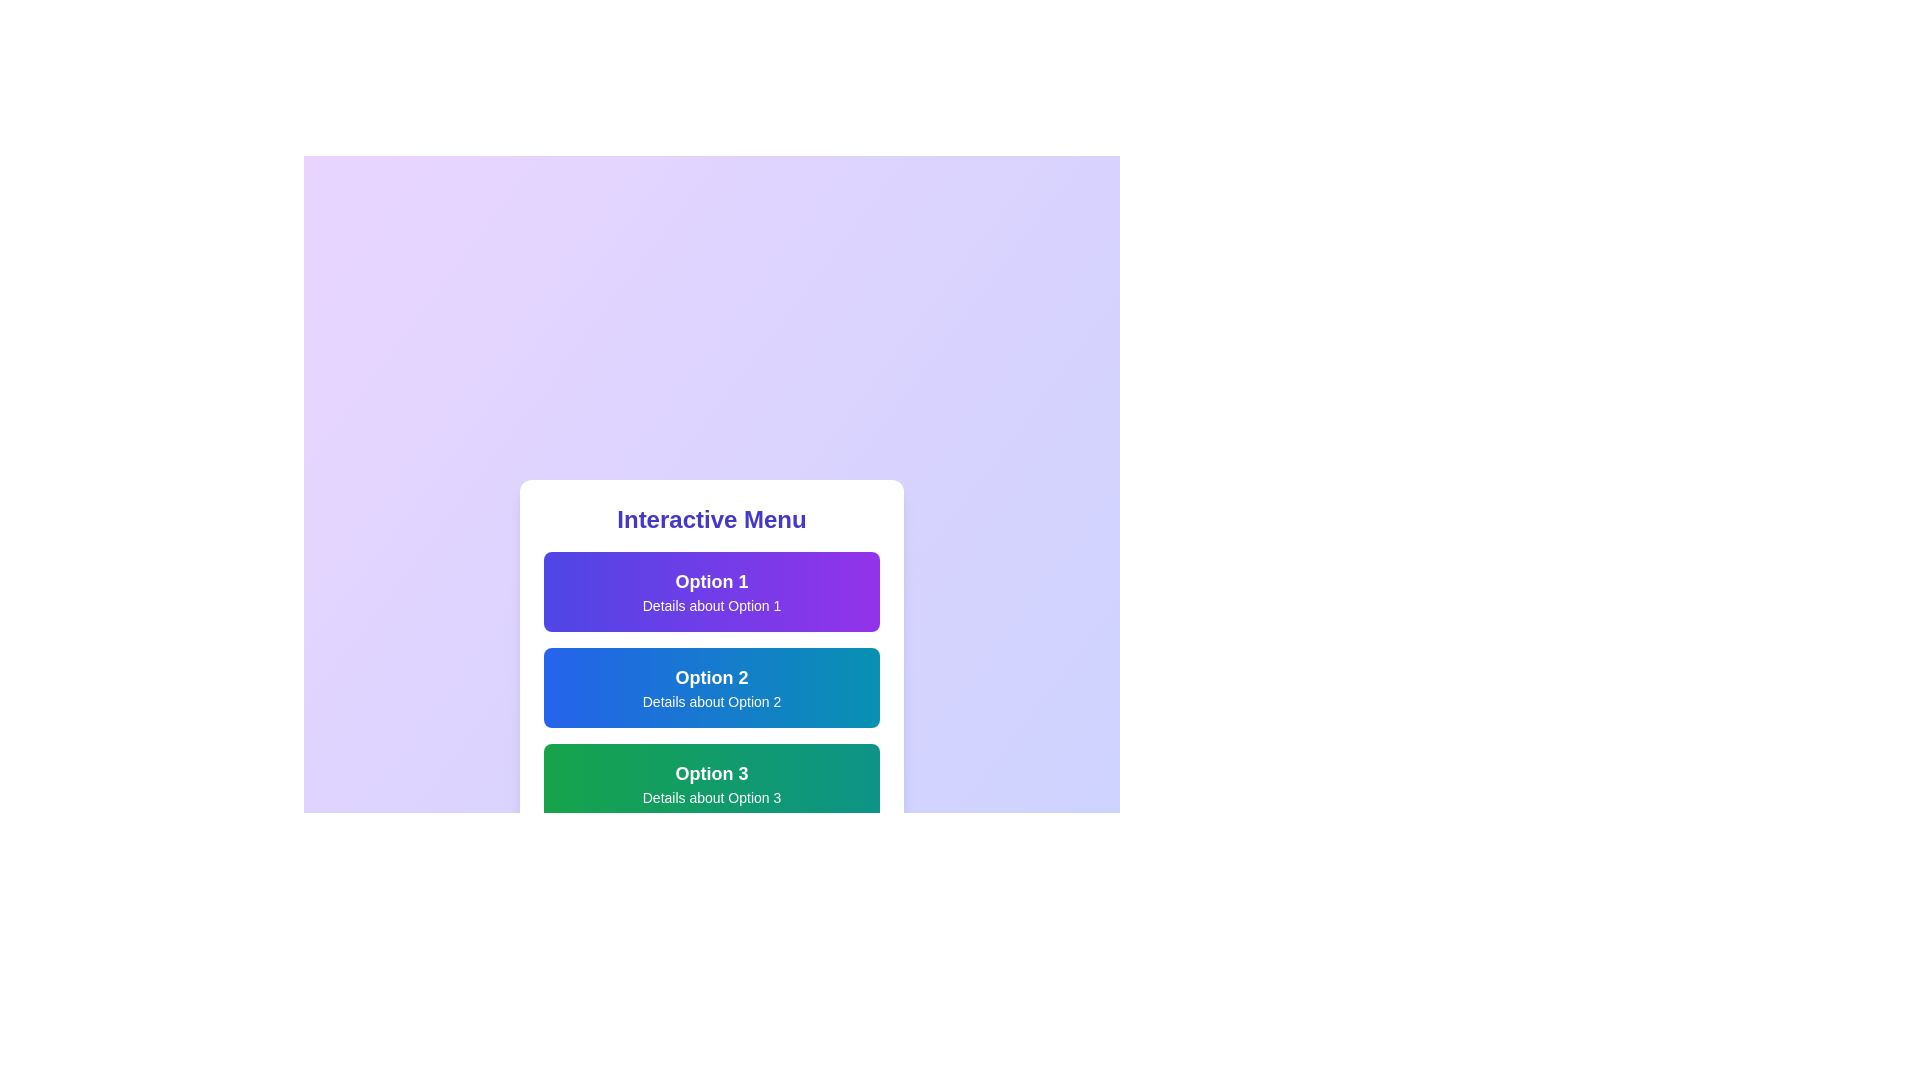 The width and height of the screenshot is (1920, 1080). What do you see at coordinates (711, 590) in the screenshot?
I see `the menu item Option 1 to observe its visual change` at bounding box center [711, 590].